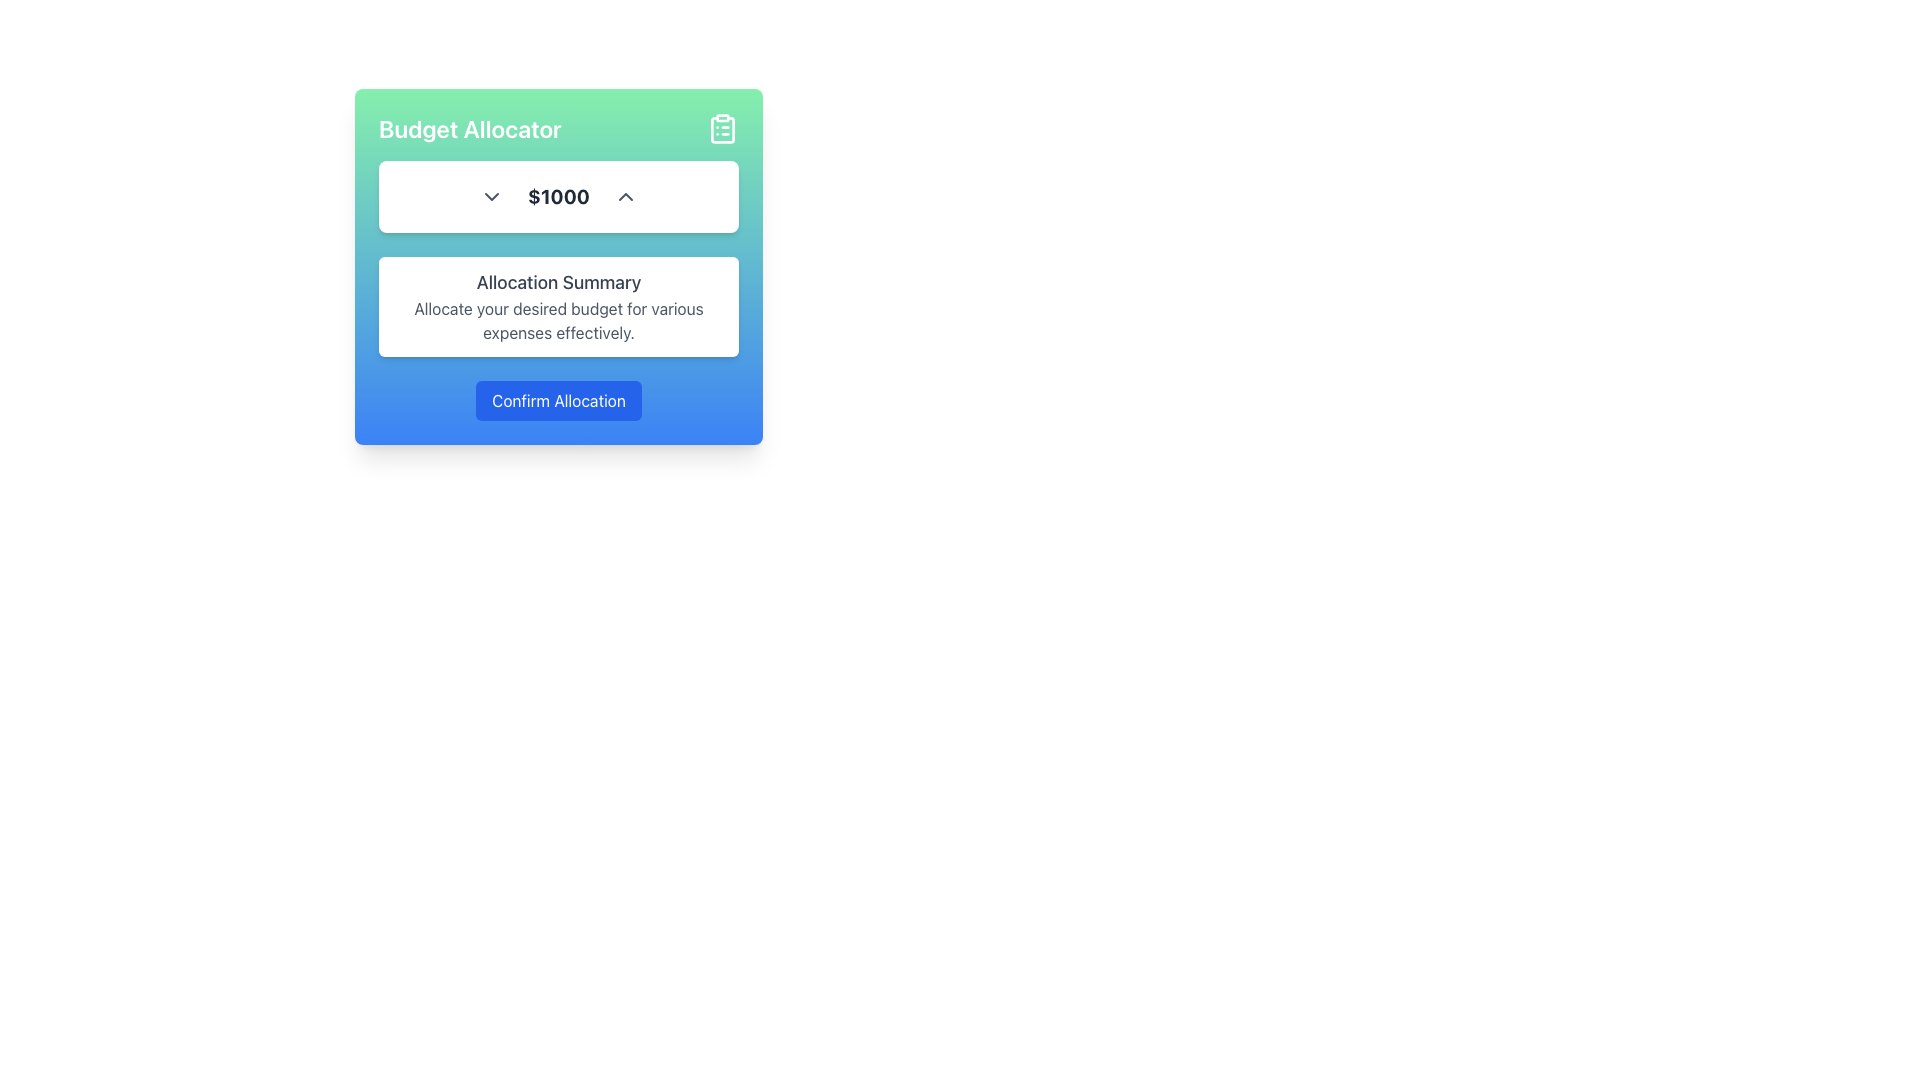 This screenshot has width=1920, height=1080. What do you see at coordinates (558, 401) in the screenshot?
I see `the confirmation button located at the bottom of the interface, directly below the 'Allocation Summary' card` at bounding box center [558, 401].